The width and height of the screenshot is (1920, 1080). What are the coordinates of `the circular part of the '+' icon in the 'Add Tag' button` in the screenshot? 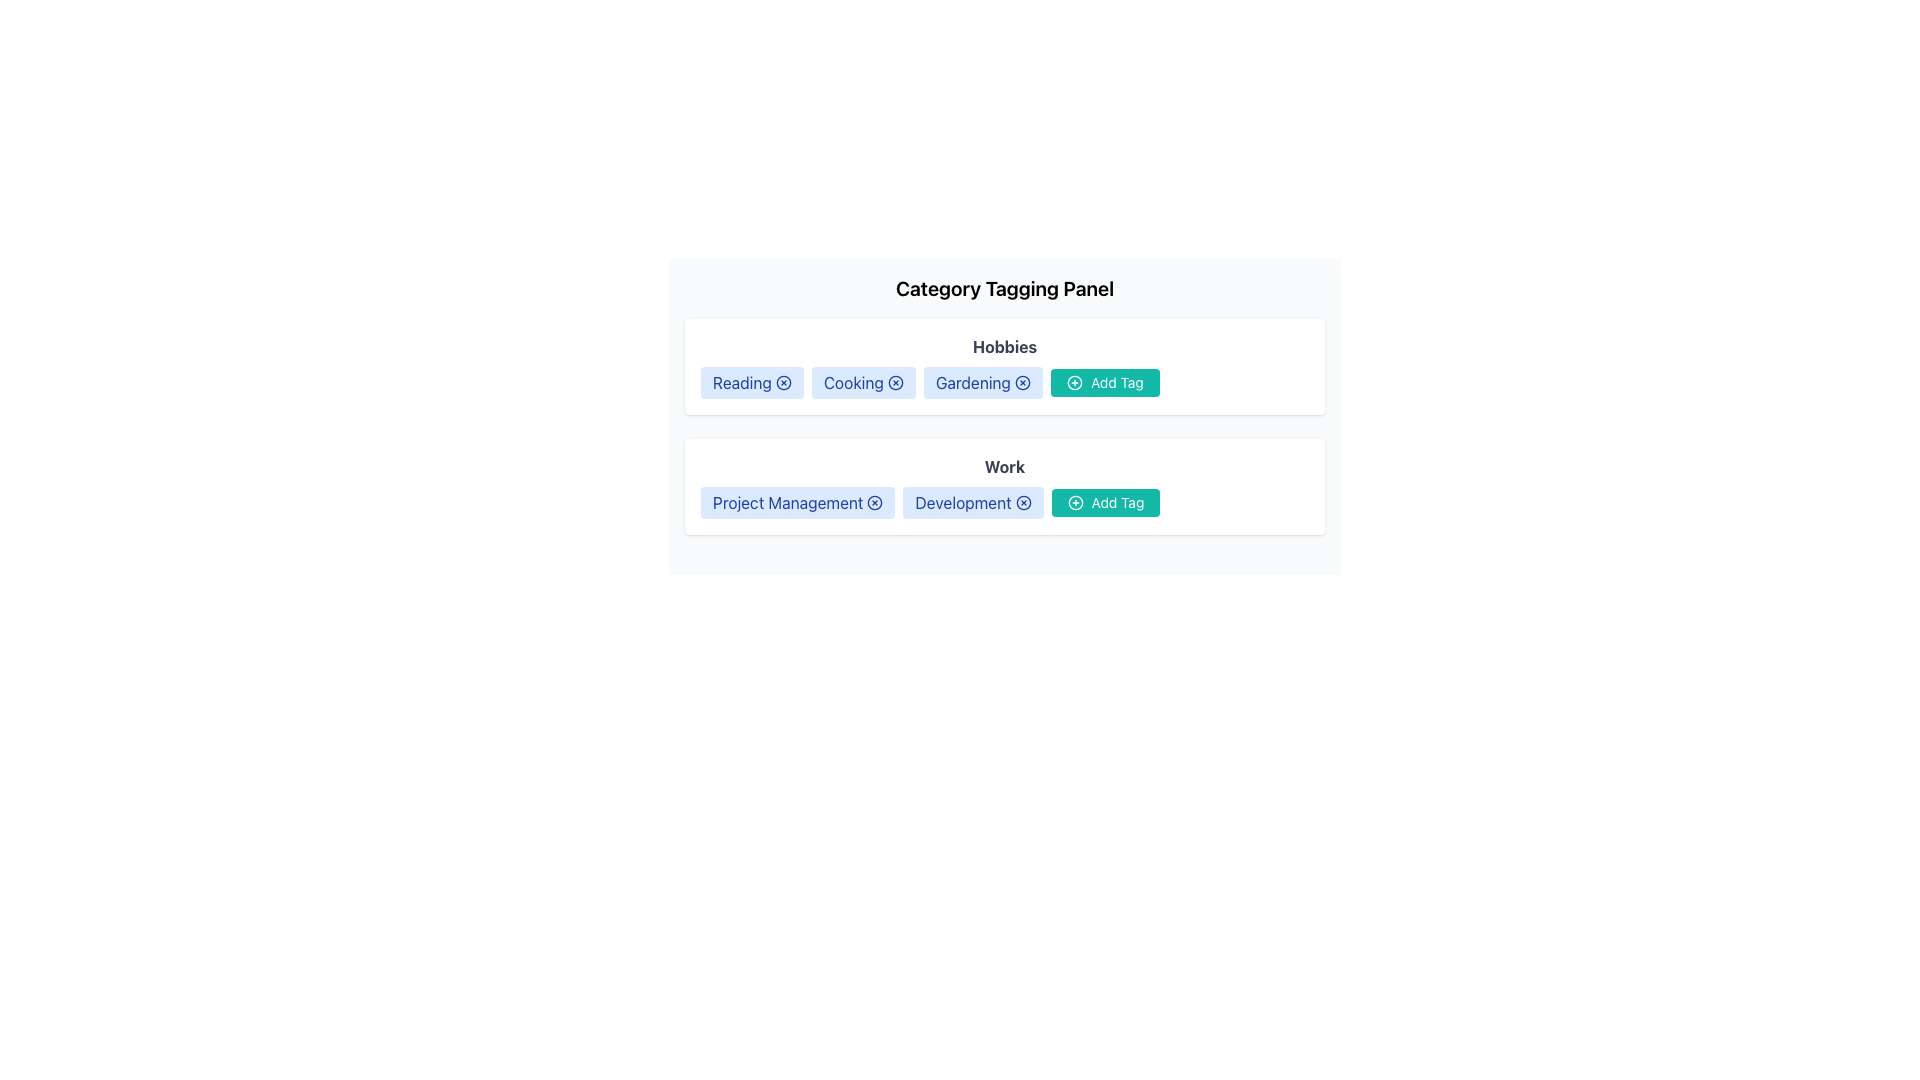 It's located at (1074, 501).